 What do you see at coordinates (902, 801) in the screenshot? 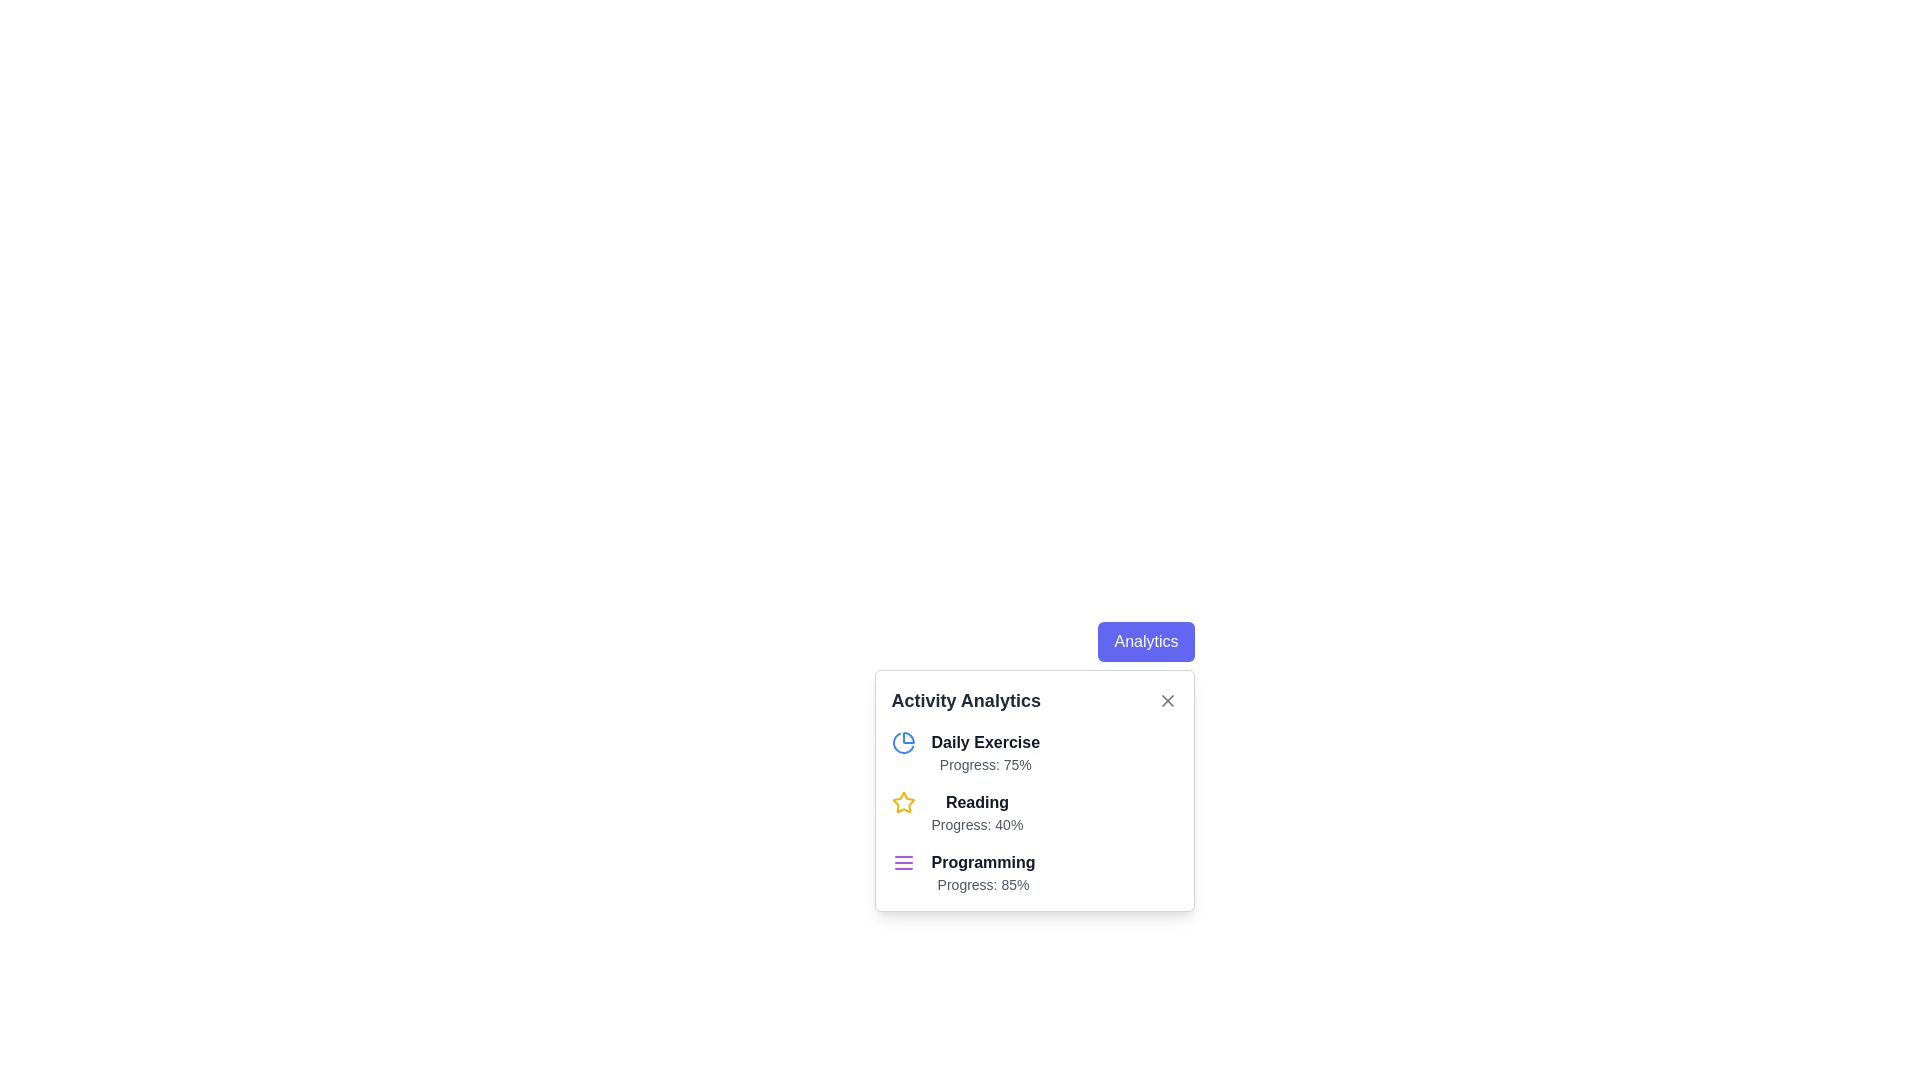
I see `the interactive yellow star icon located in the second row of the analytics panel, which corresponds to the 'Reading' activity progress title` at bounding box center [902, 801].